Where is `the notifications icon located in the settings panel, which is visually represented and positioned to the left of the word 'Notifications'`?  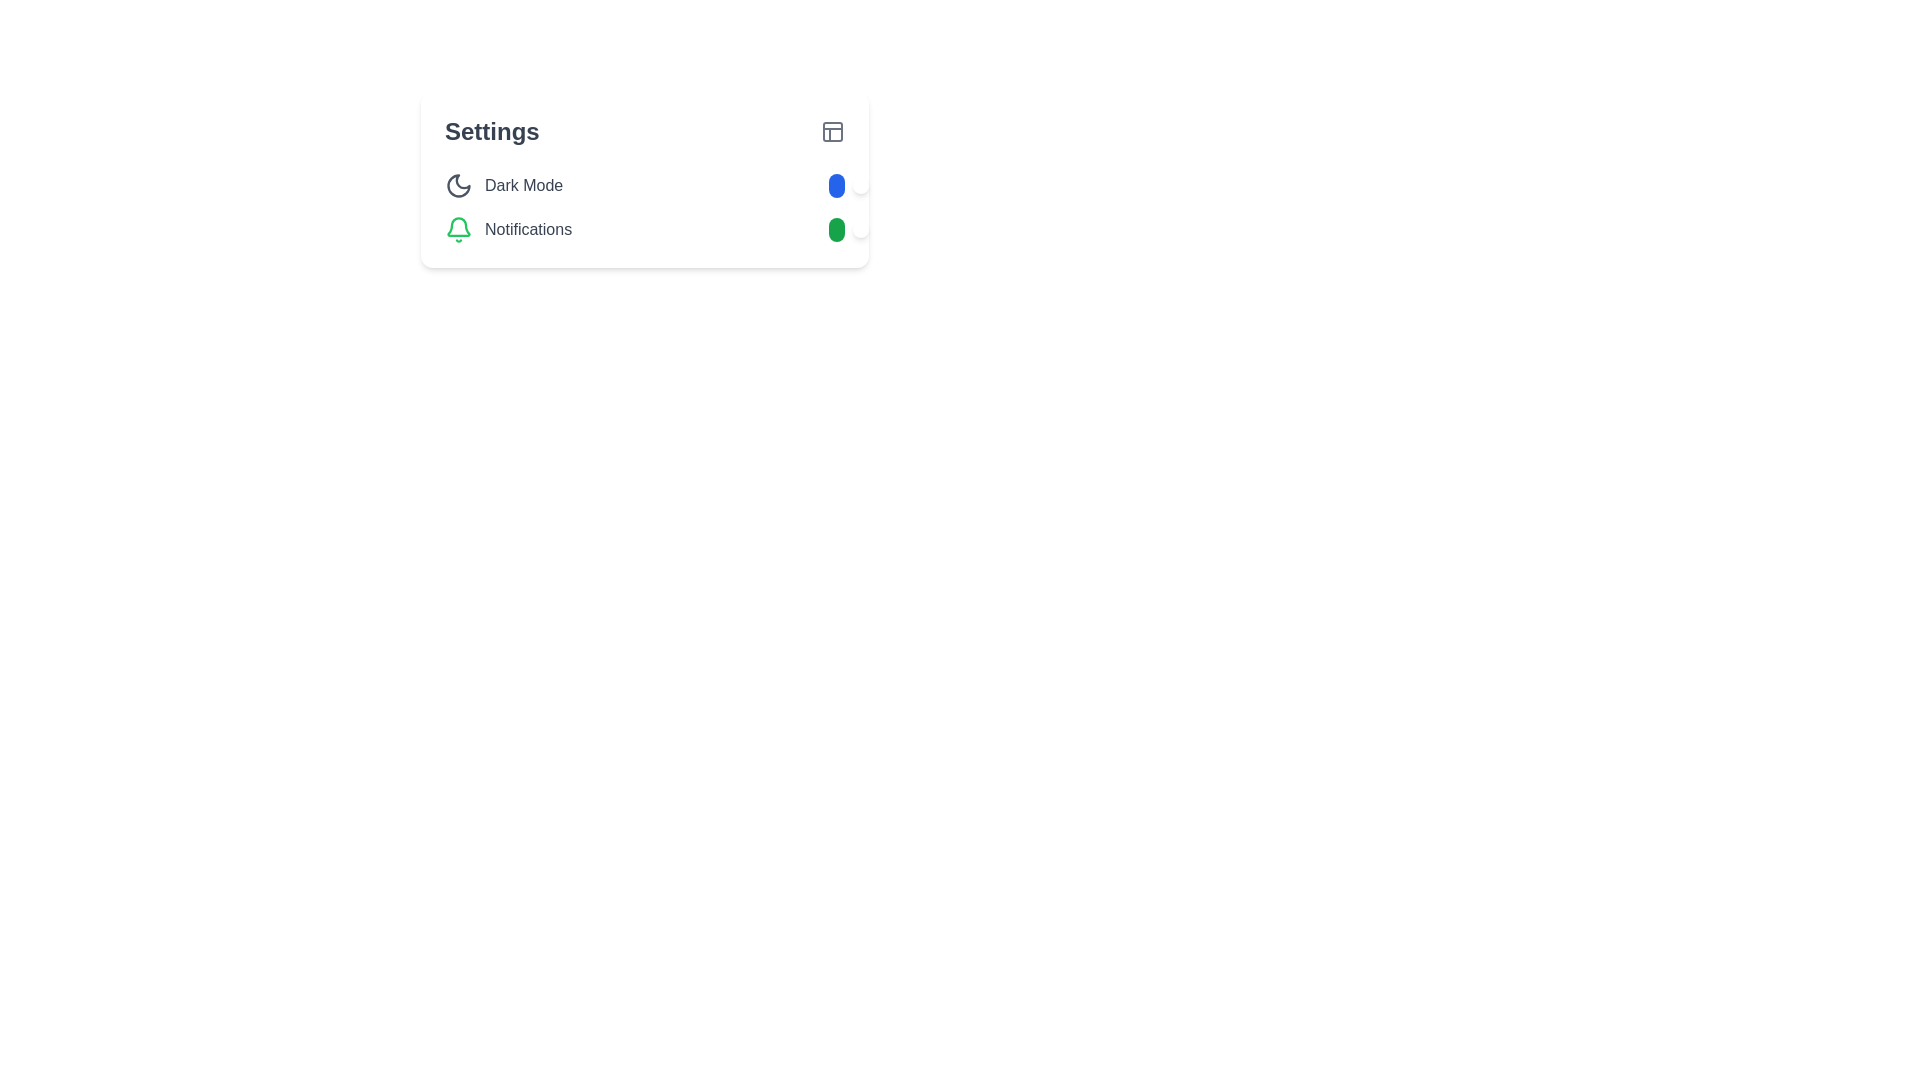
the notifications icon located in the settings panel, which is visually represented and positioned to the left of the word 'Notifications' is located at coordinates (458, 229).